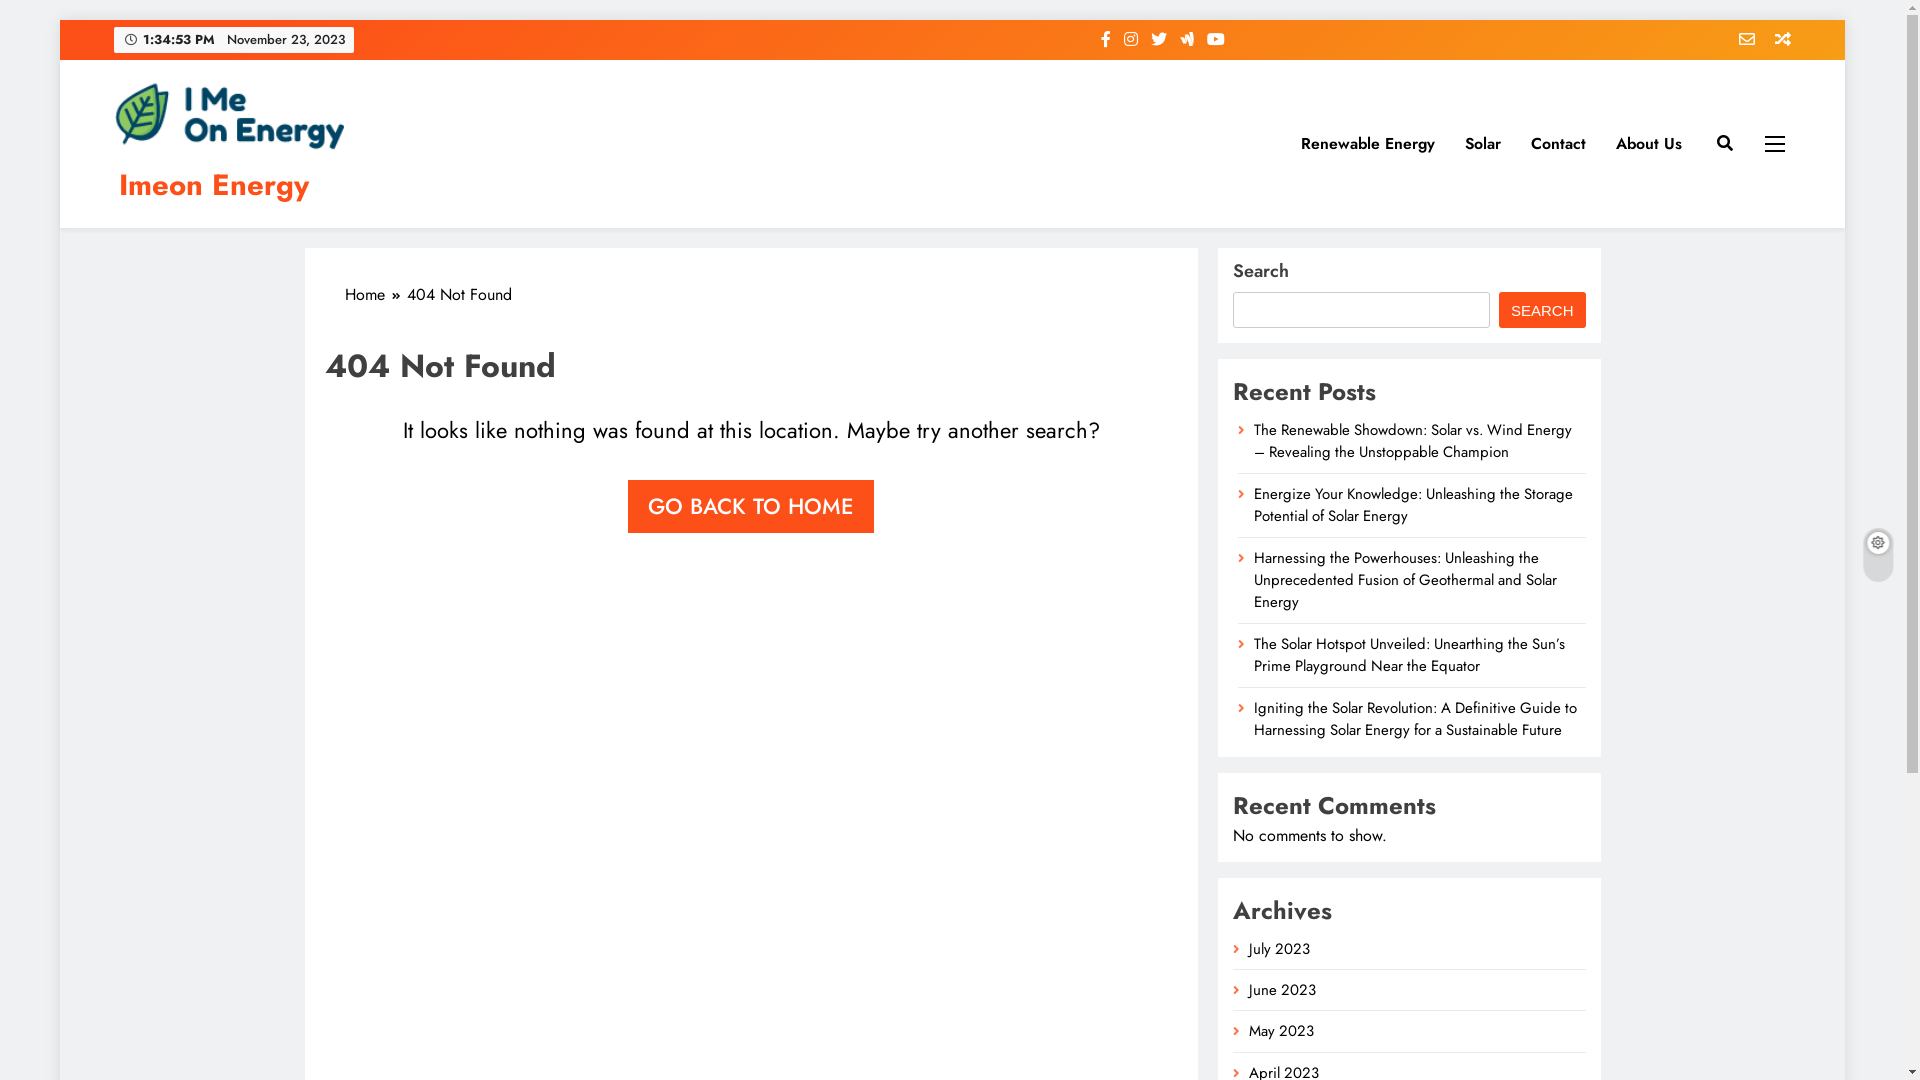 The height and width of the screenshot is (1080, 1920). What do you see at coordinates (1278, 947) in the screenshot?
I see `'July 2023'` at bounding box center [1278, 947].